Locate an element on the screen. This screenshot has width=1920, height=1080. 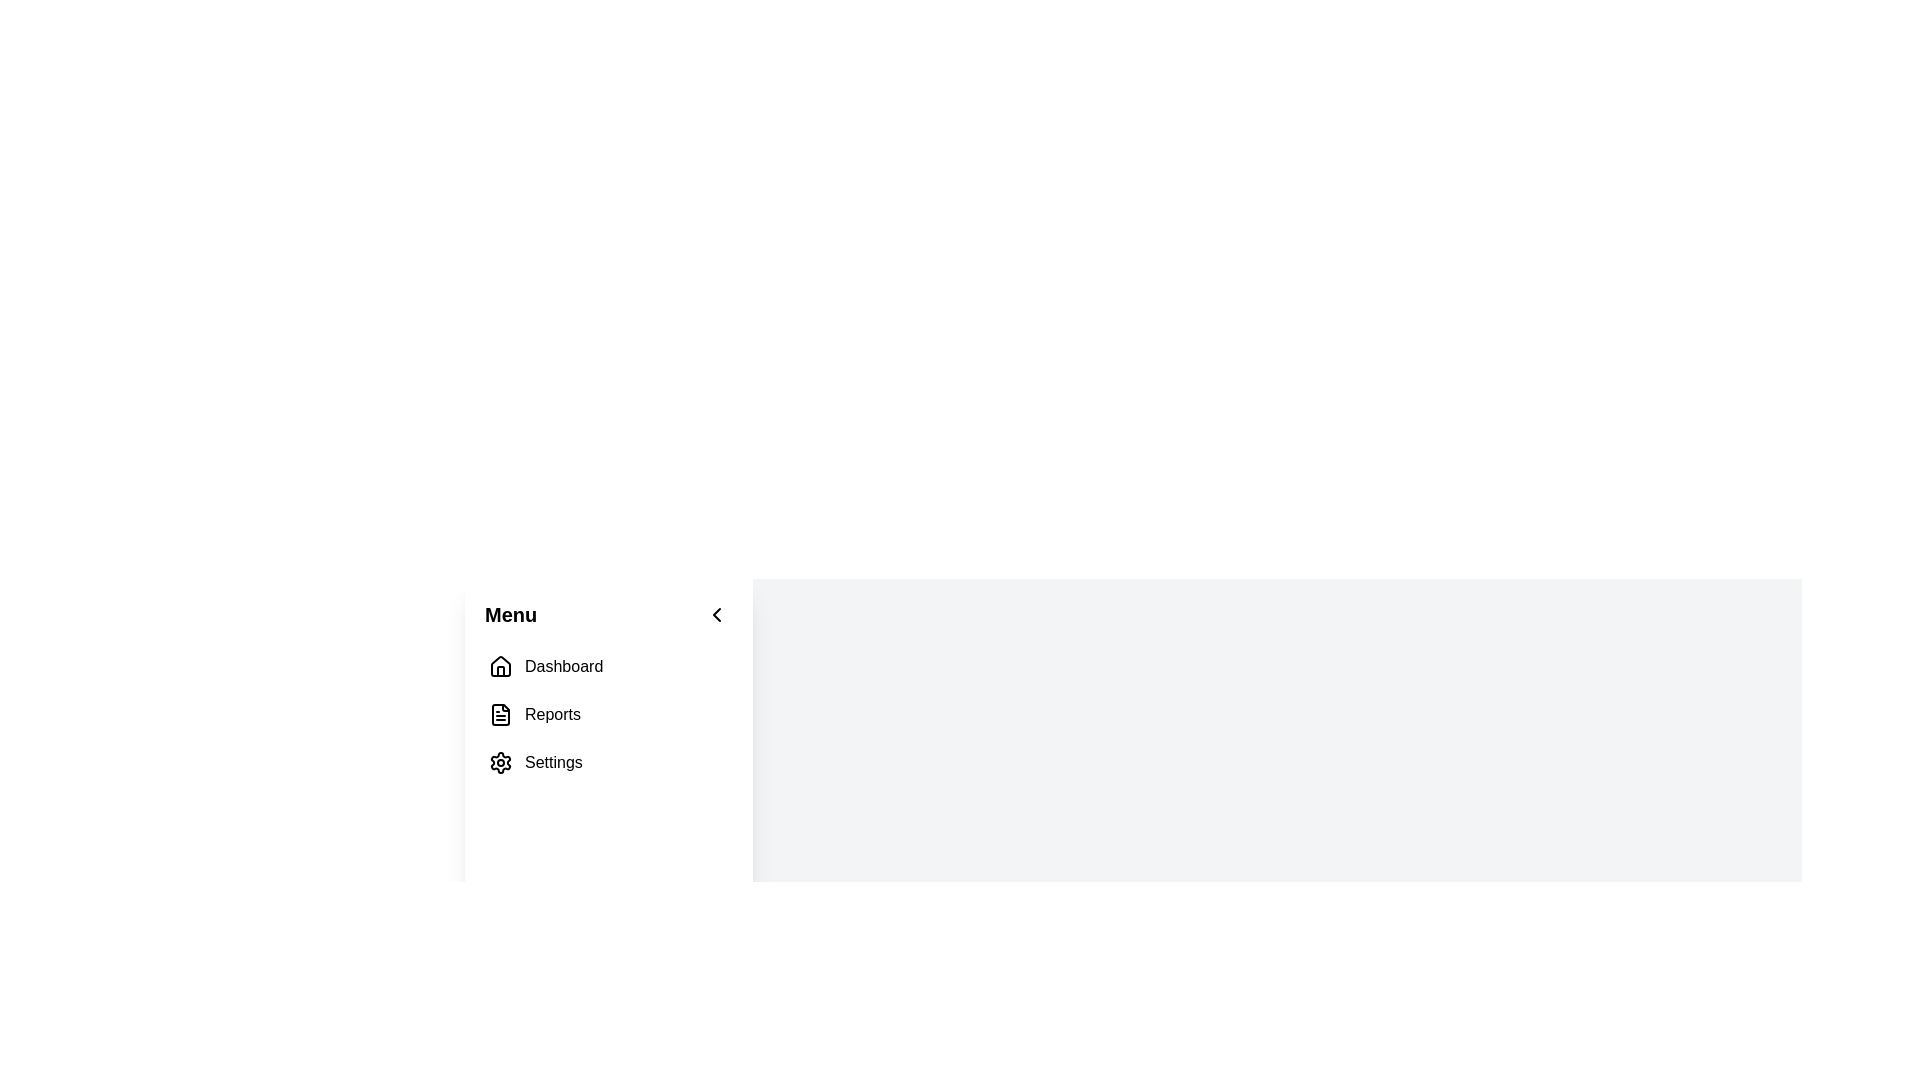
the circular button with a gray background and left-pointing chevron icon located to the right of the 'Menu' title to change its background color is located at coordinates (716, 613).